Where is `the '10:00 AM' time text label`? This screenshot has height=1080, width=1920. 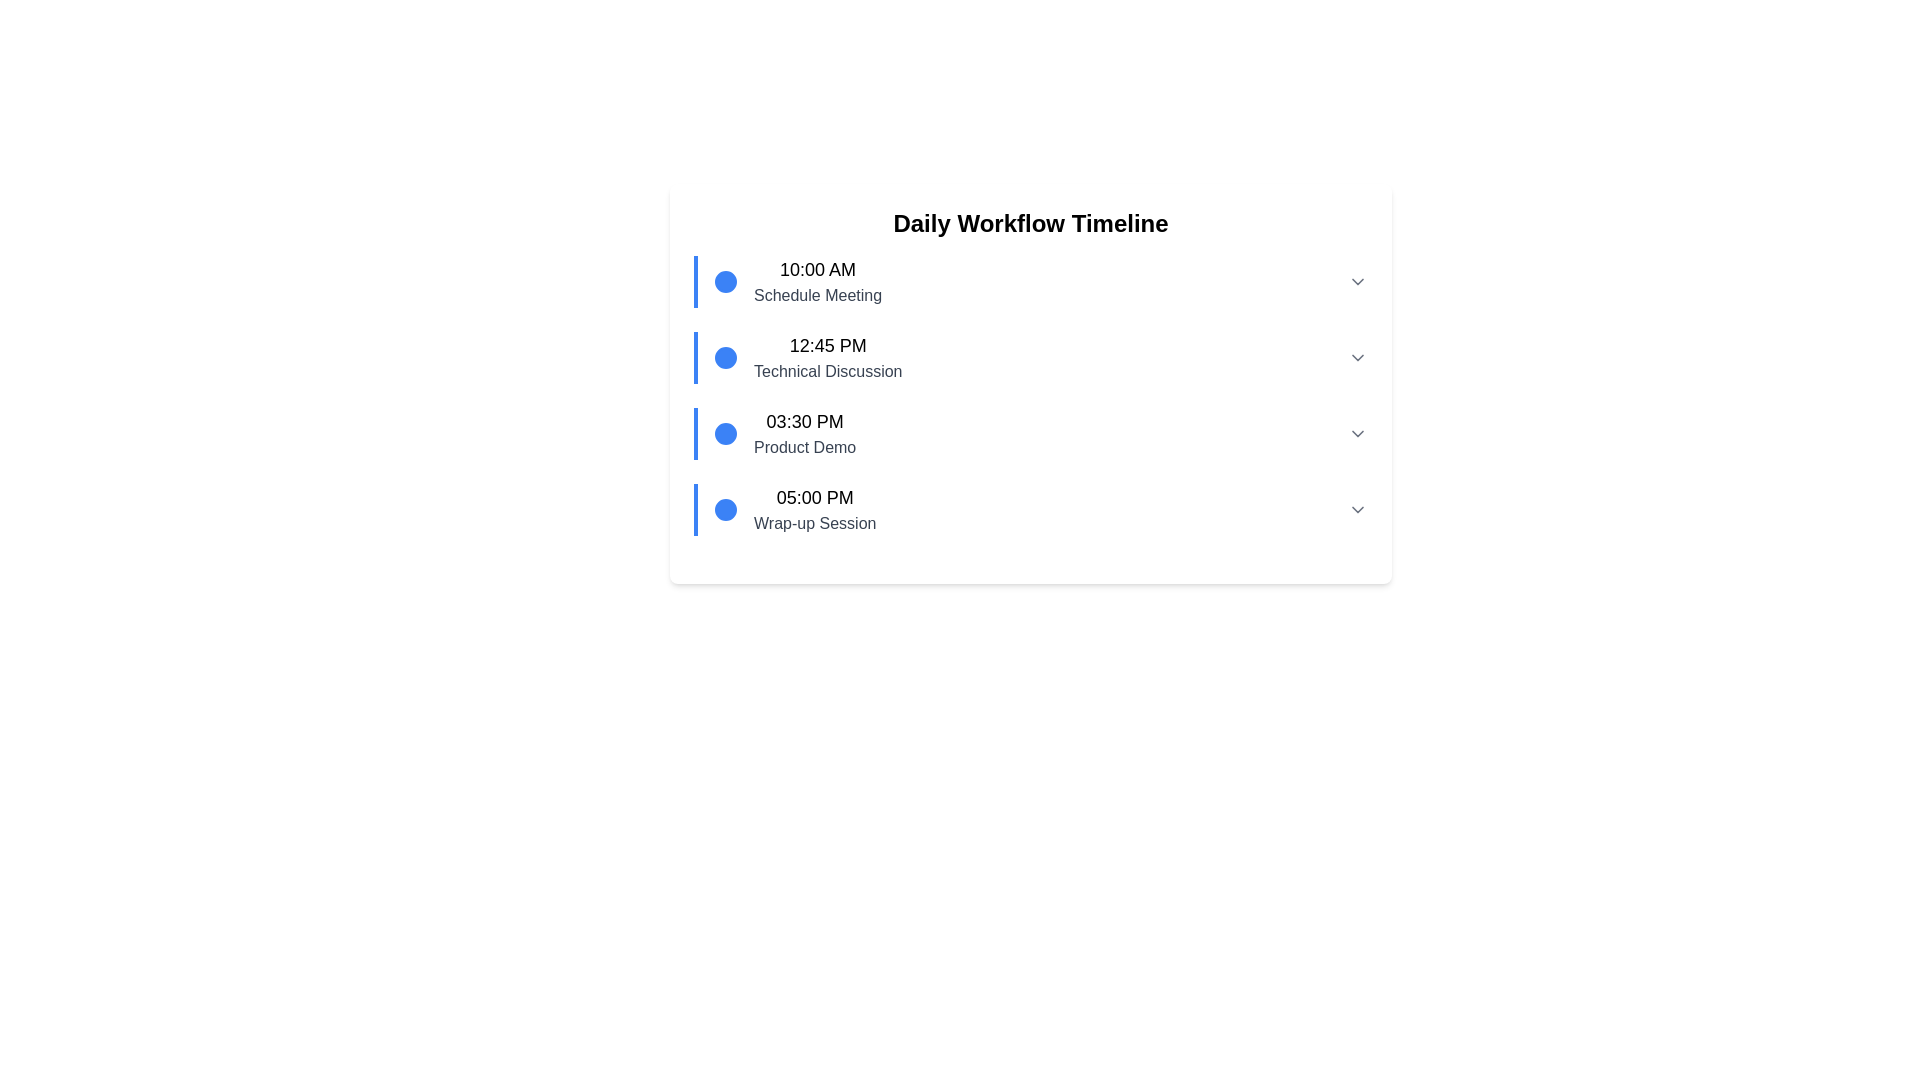 the '10:00 AM' time text label is located at coordinates (818, 270).